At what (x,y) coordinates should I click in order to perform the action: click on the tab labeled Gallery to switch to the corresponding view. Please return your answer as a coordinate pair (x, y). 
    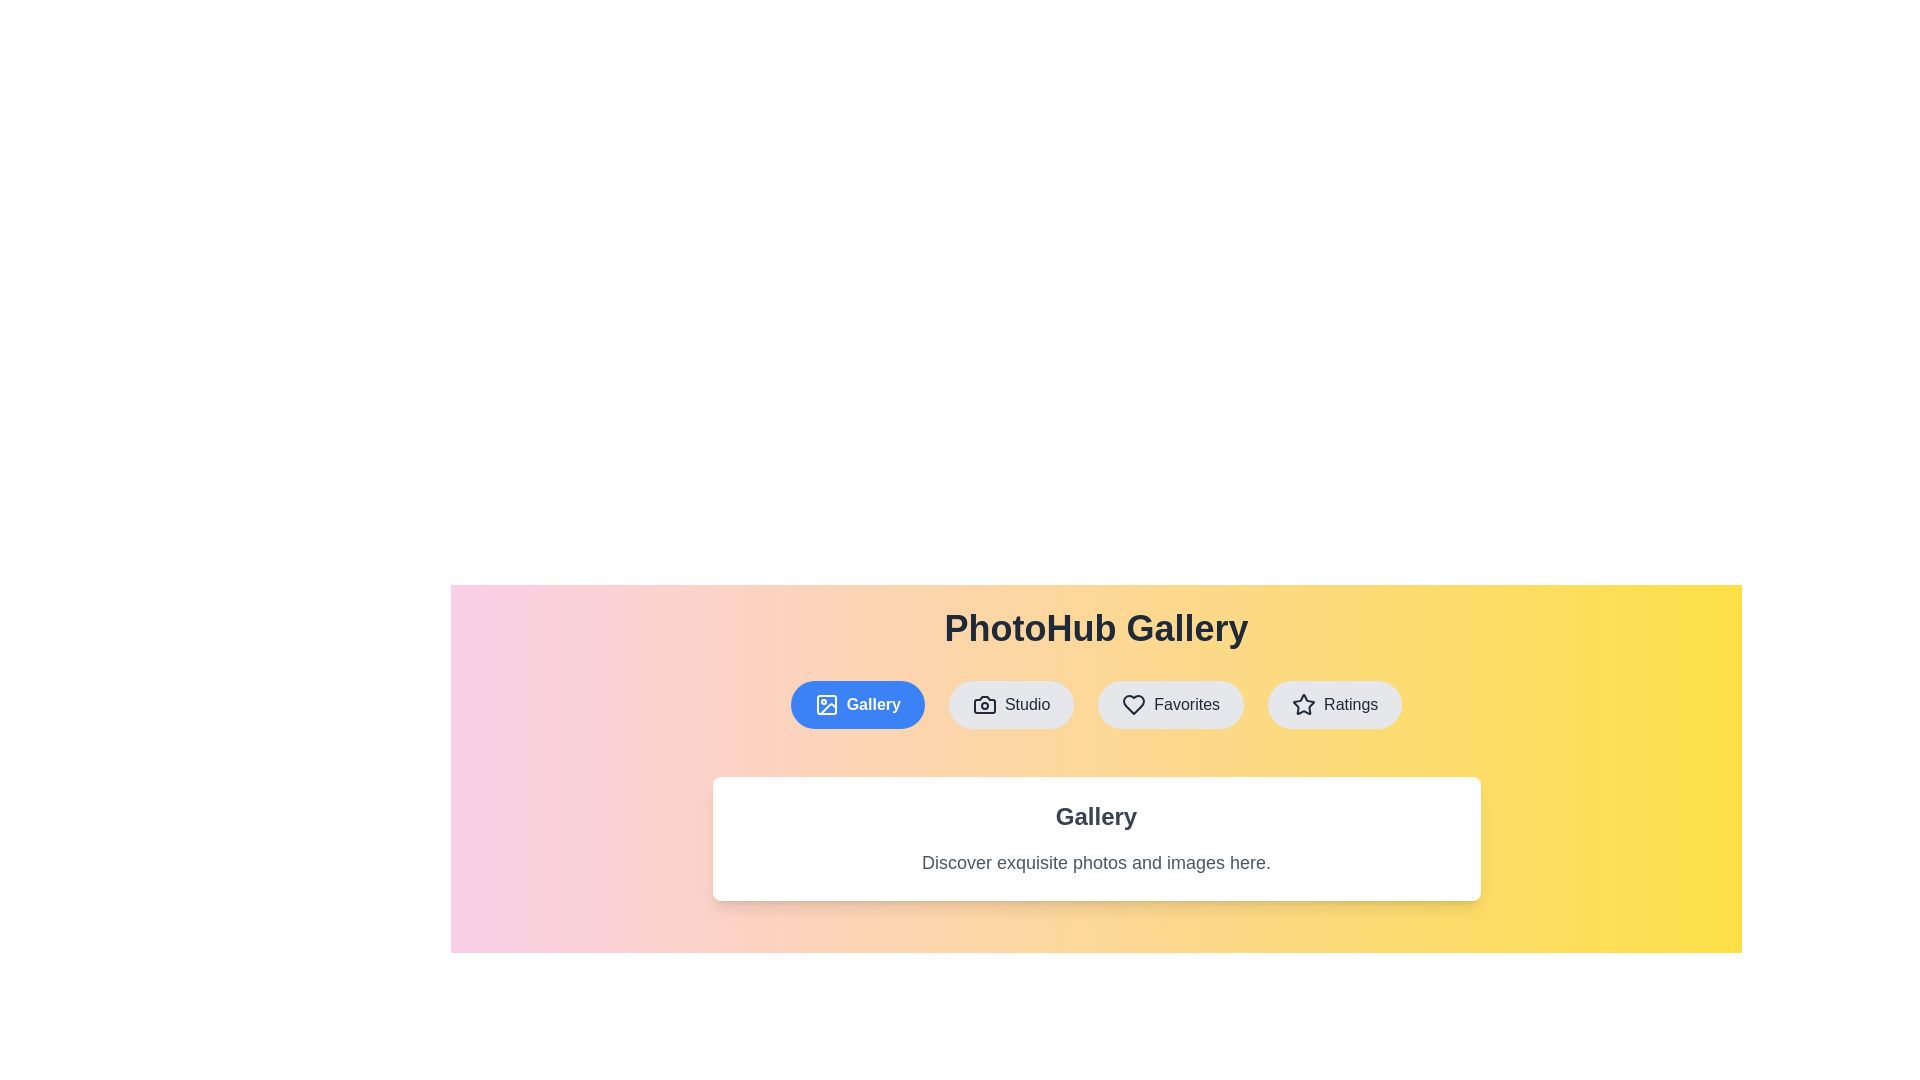
    Looking at the image, I should click on (857, 704).